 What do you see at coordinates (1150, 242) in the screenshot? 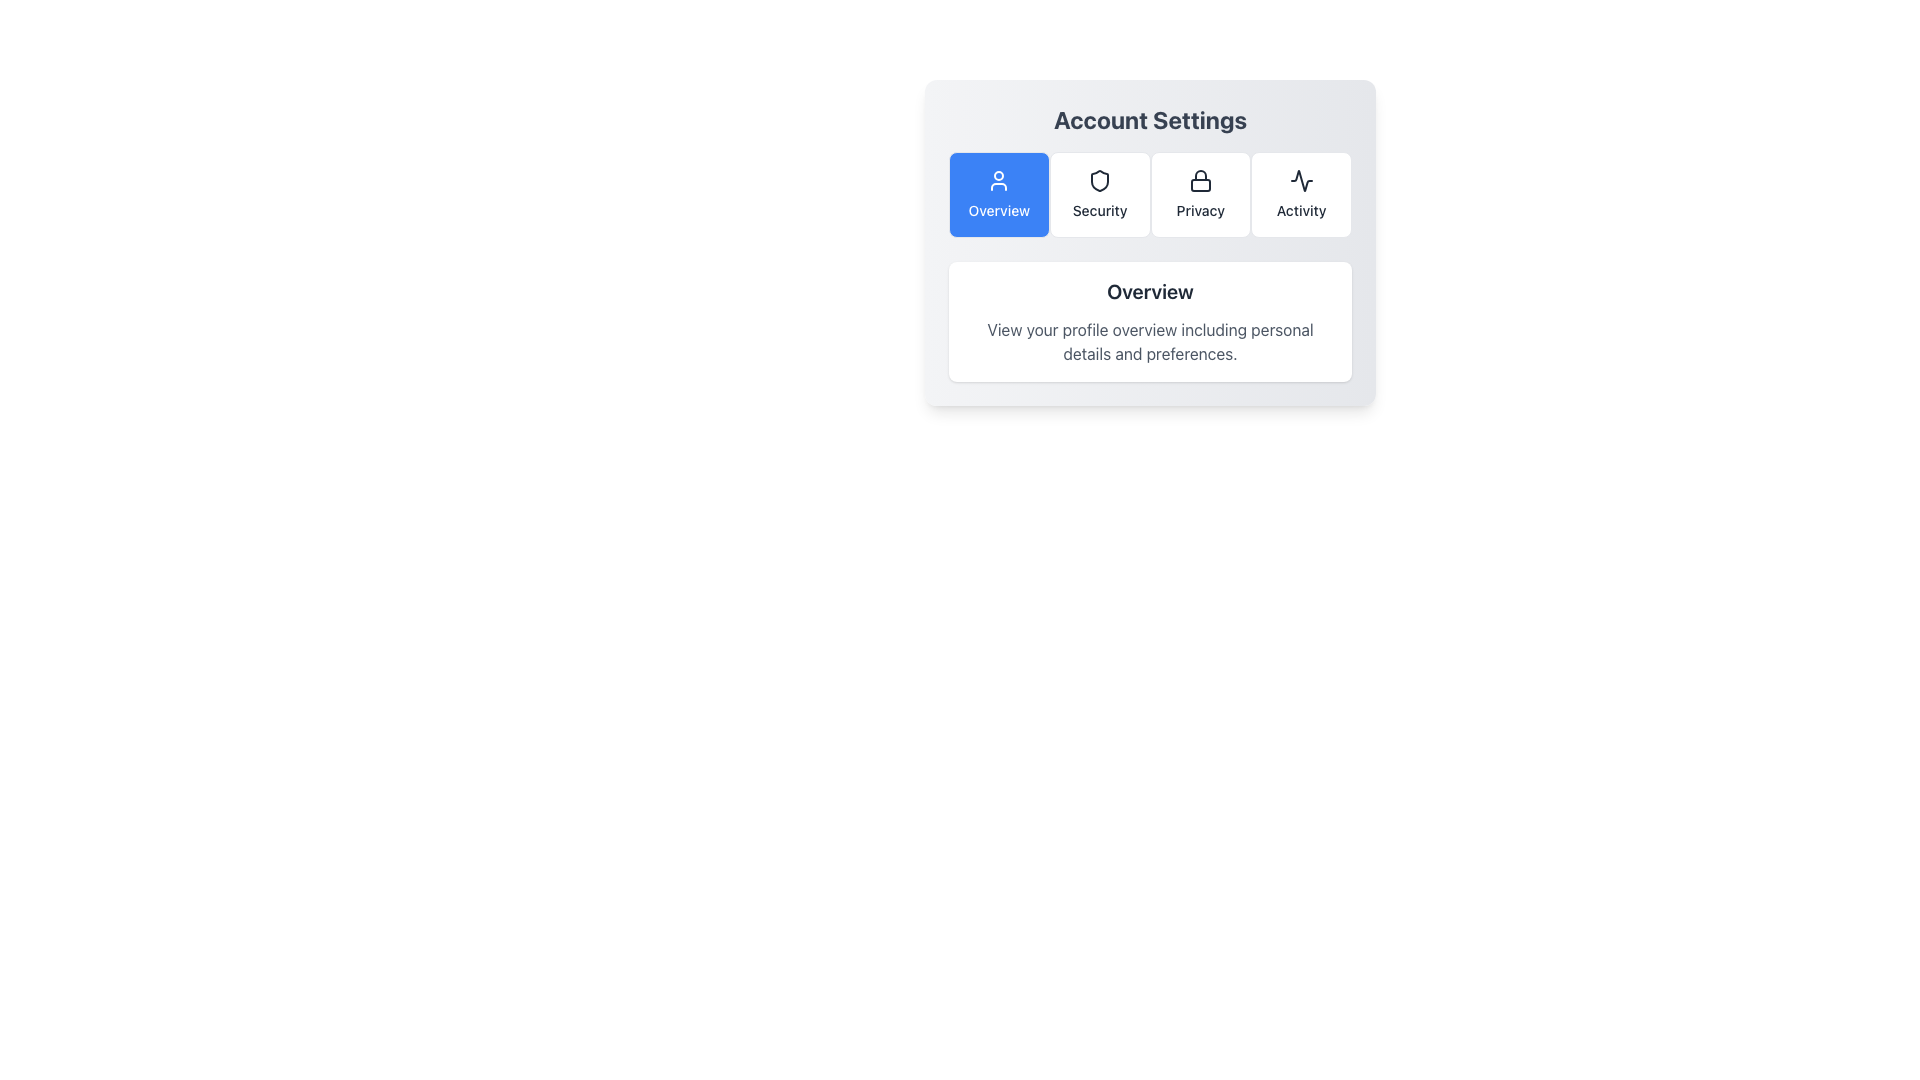
I see `the 'Overview' button within the 'Account Settings' card component for navigation` at bounding box center [1150, 242].